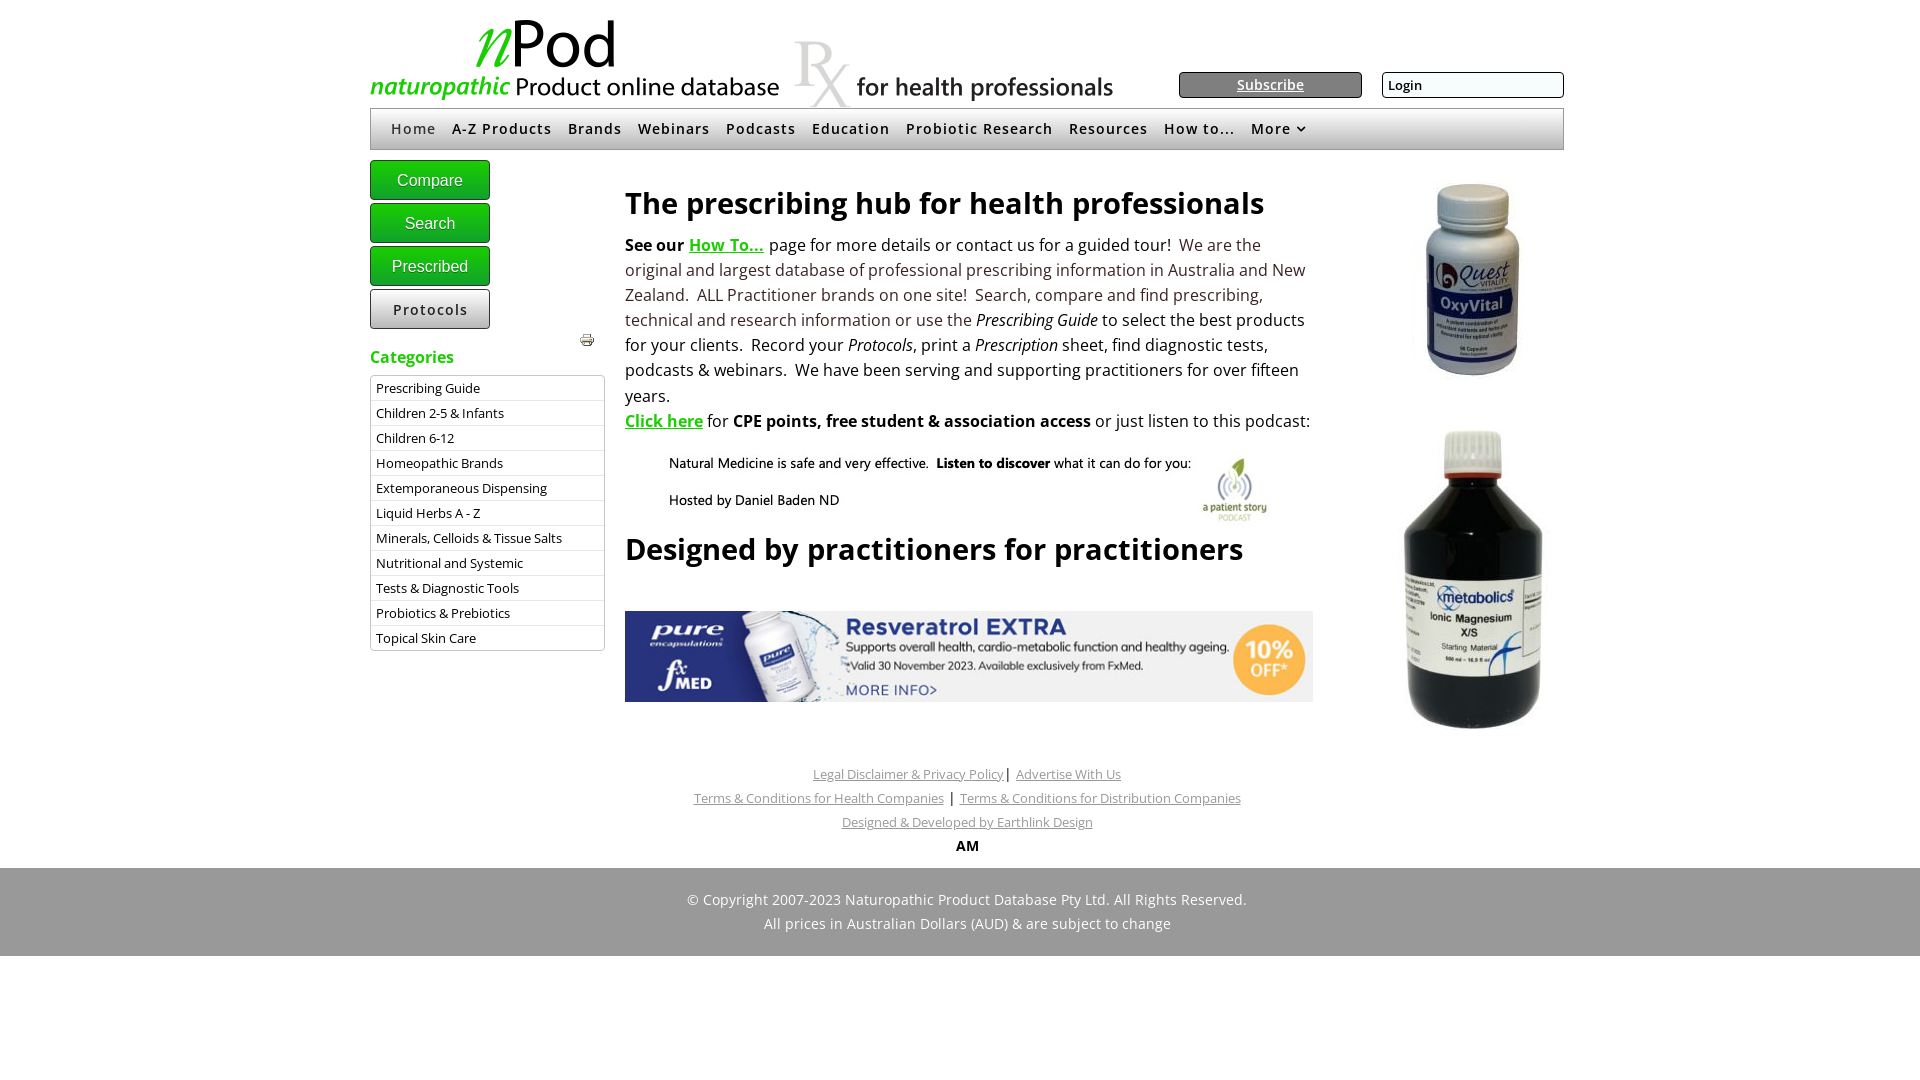  I want to click on 'Nutritional and Systemic', so click(487, 563).